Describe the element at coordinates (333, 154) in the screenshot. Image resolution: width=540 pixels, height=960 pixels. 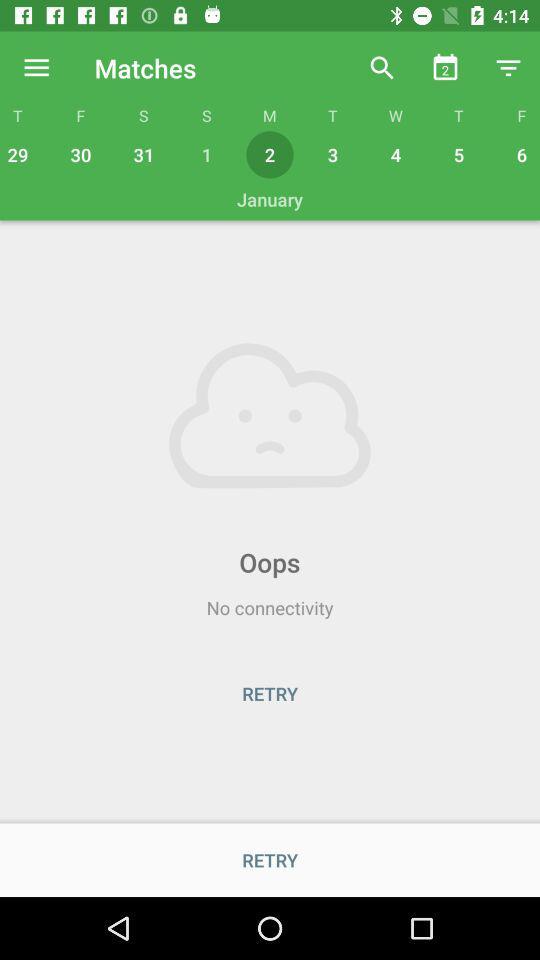
I see `the number 3` at that location.